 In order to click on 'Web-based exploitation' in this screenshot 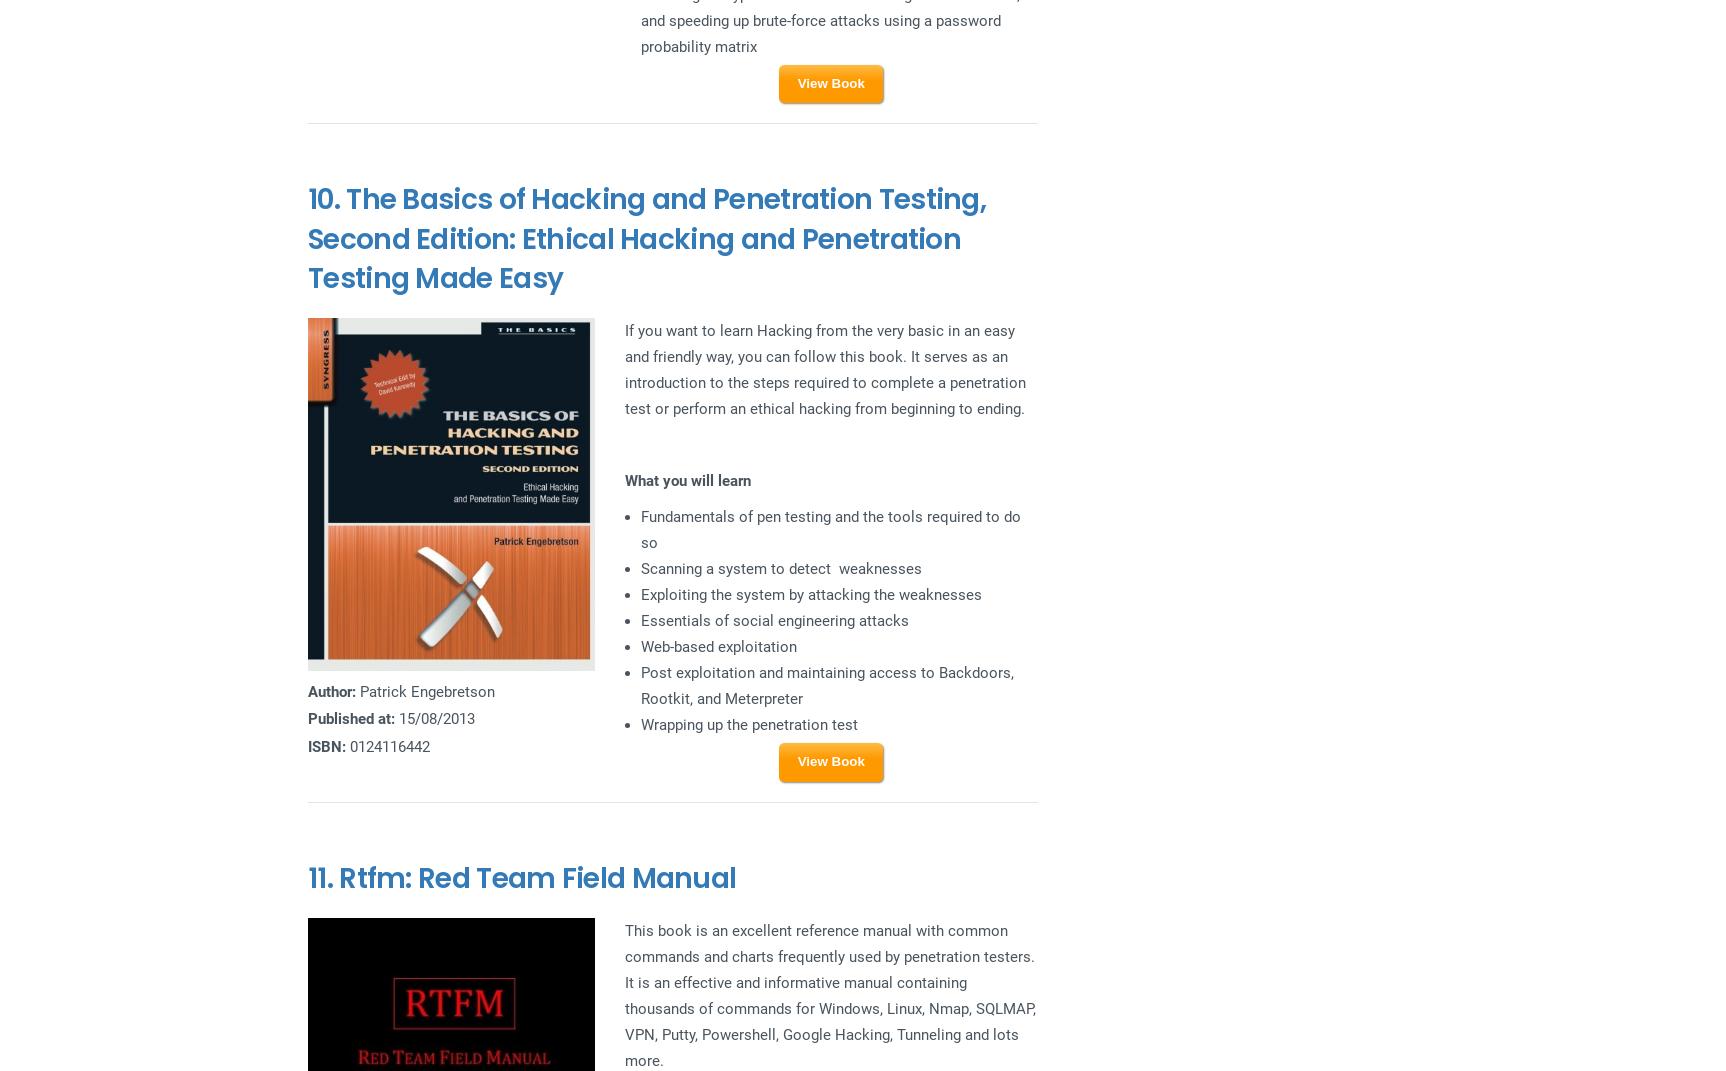, I will do `click(718, 645)`.